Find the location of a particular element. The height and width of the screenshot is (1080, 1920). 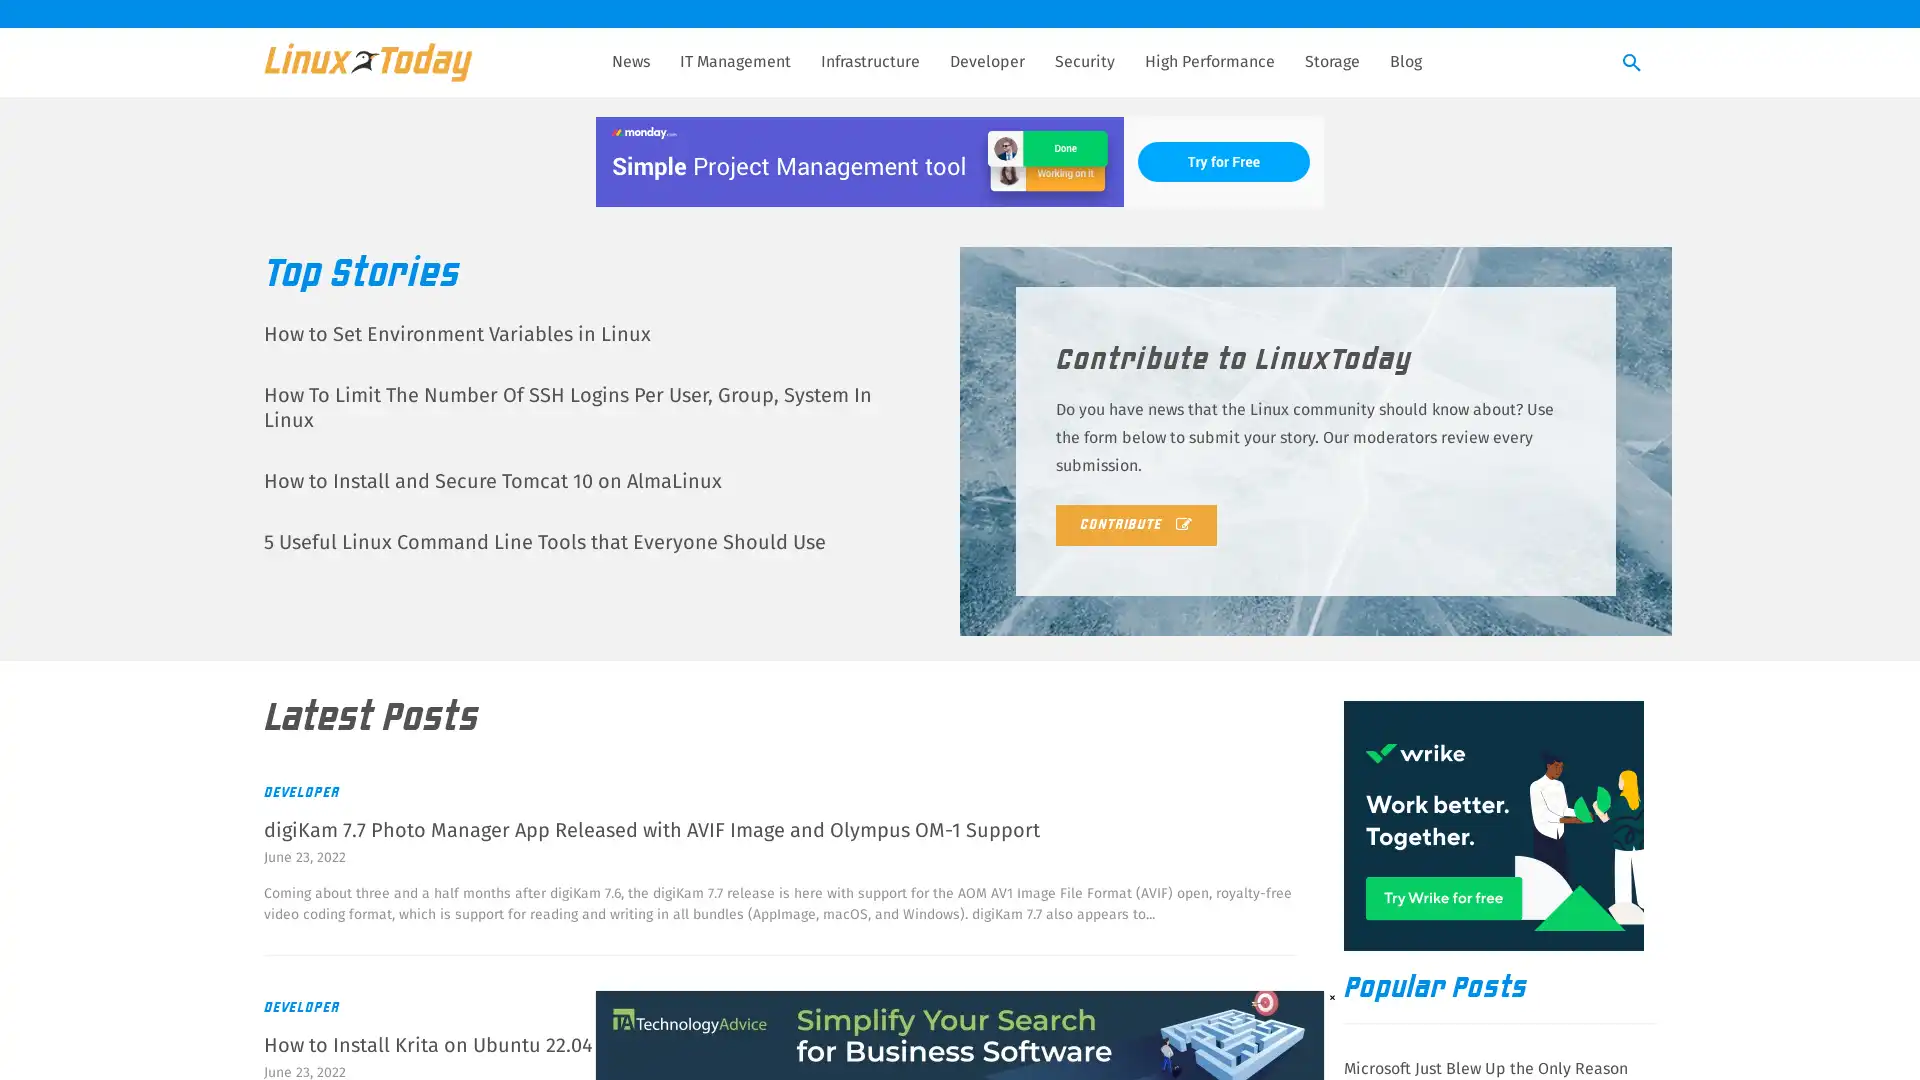

Search is located at coordinates (1632, 63).